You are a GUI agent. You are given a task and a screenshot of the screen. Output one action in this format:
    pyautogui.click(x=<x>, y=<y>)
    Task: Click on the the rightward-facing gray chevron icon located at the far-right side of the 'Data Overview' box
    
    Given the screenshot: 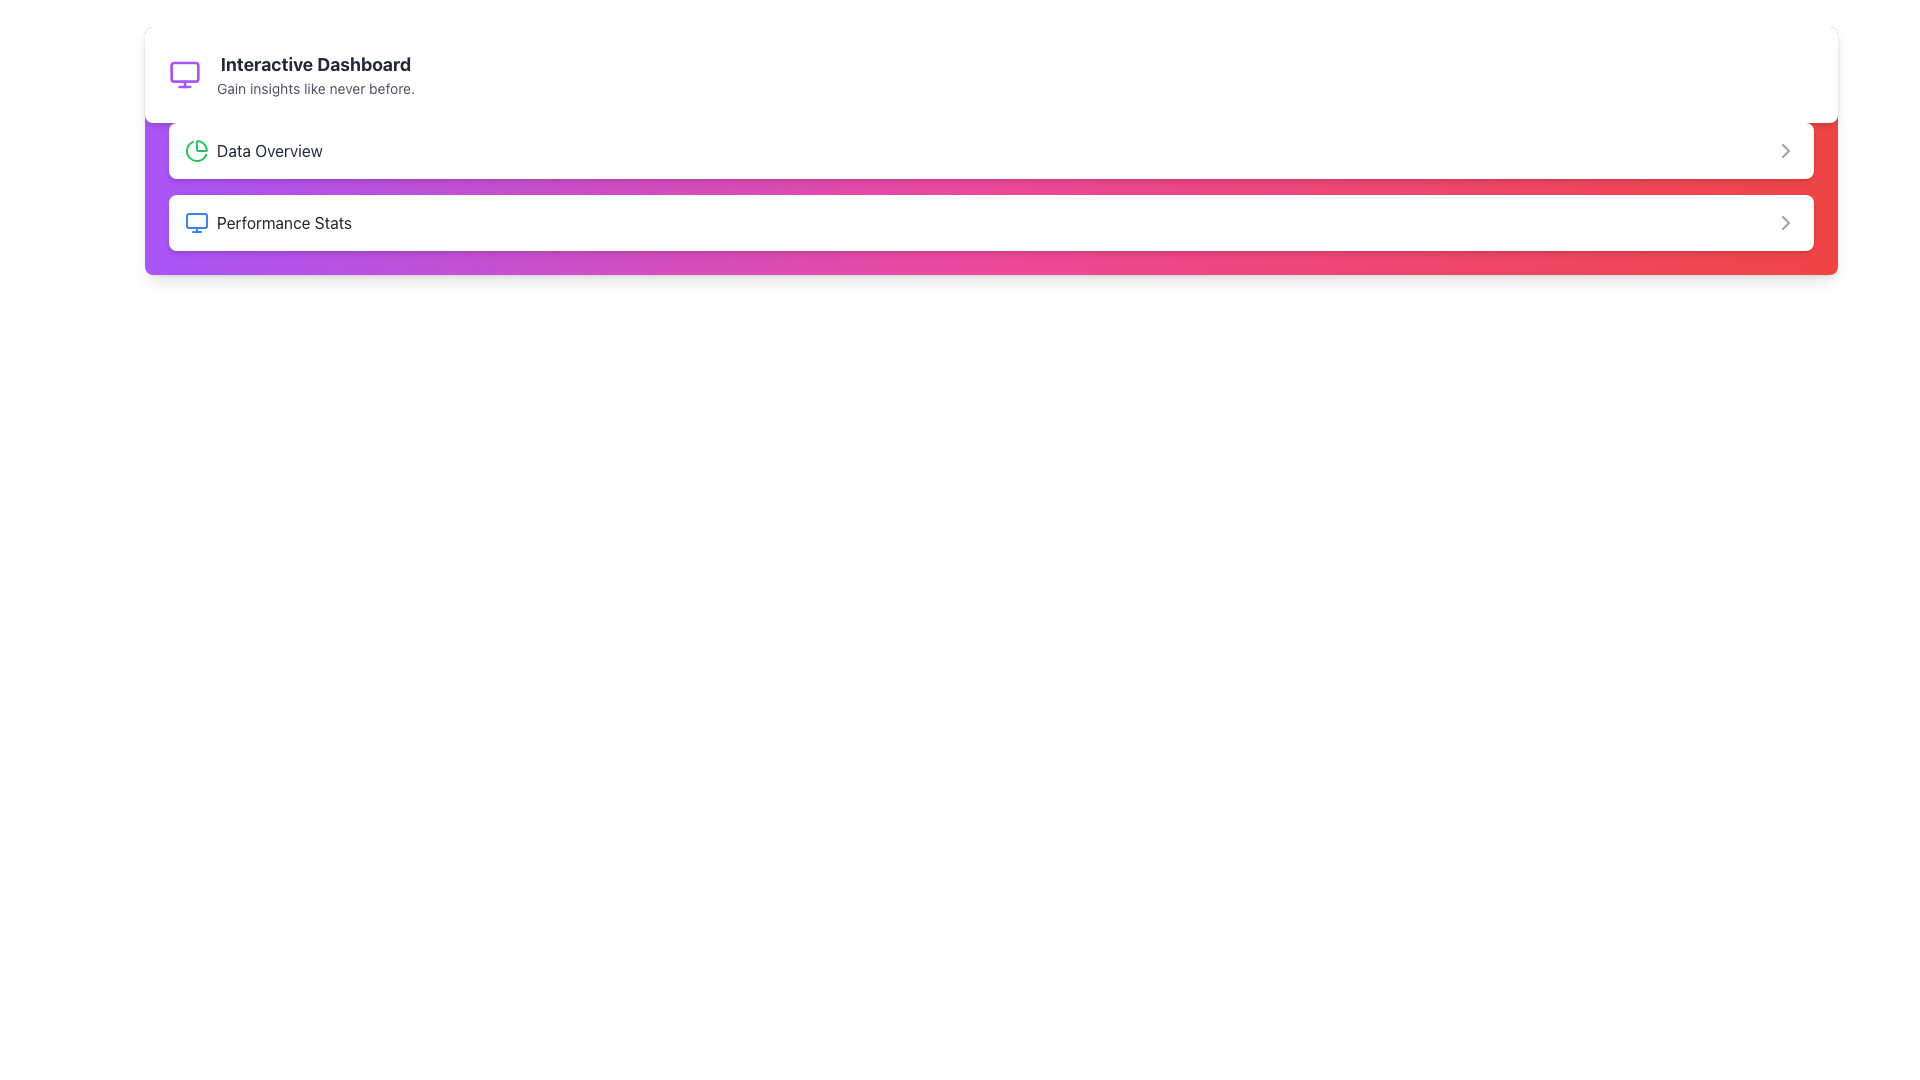 What is the action you would take?
    pyautogui.click(x=1785, y=149)
    